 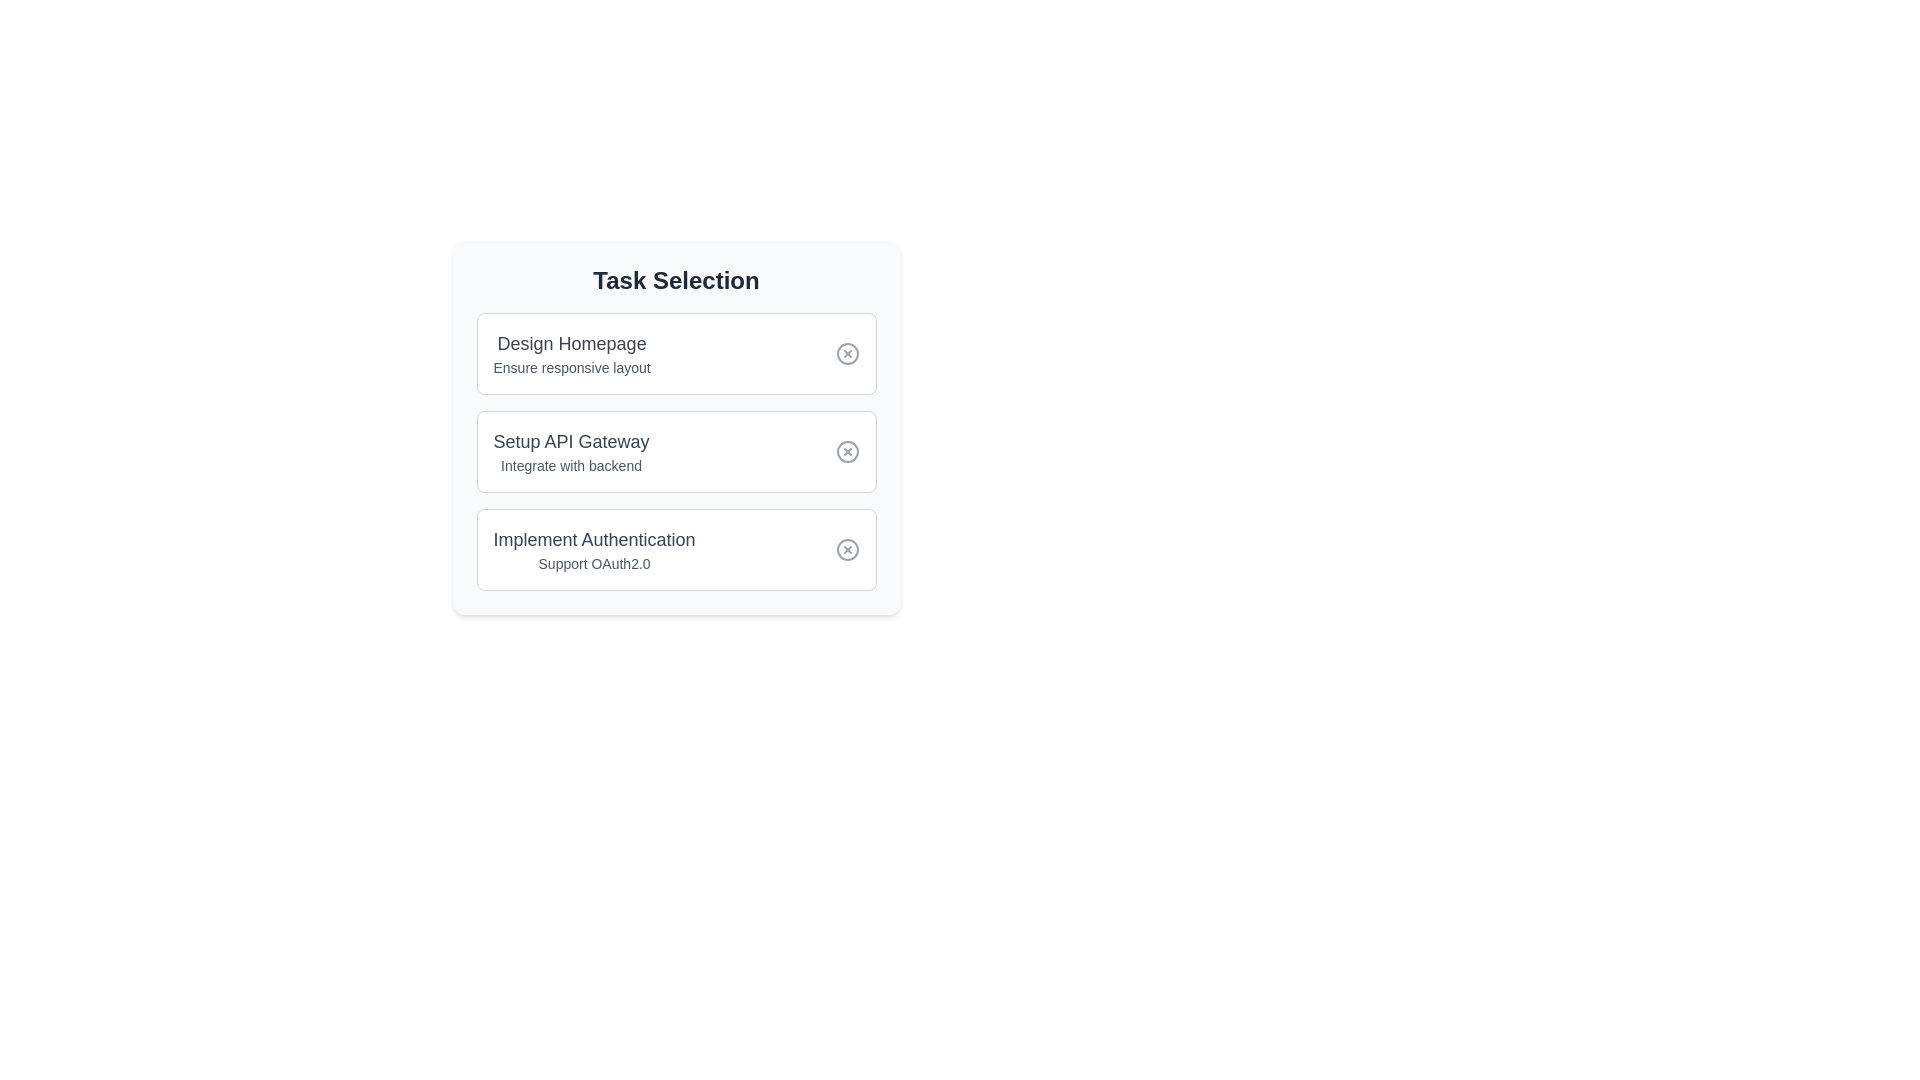 What do you see at coordinates (847, 550) in the screenshot?
I see `the medium-sized circular button with a gray outline and an 'X' in the center, located on the far-right side of the 'Implement Authentication' card` at bounding box center [847, 550].